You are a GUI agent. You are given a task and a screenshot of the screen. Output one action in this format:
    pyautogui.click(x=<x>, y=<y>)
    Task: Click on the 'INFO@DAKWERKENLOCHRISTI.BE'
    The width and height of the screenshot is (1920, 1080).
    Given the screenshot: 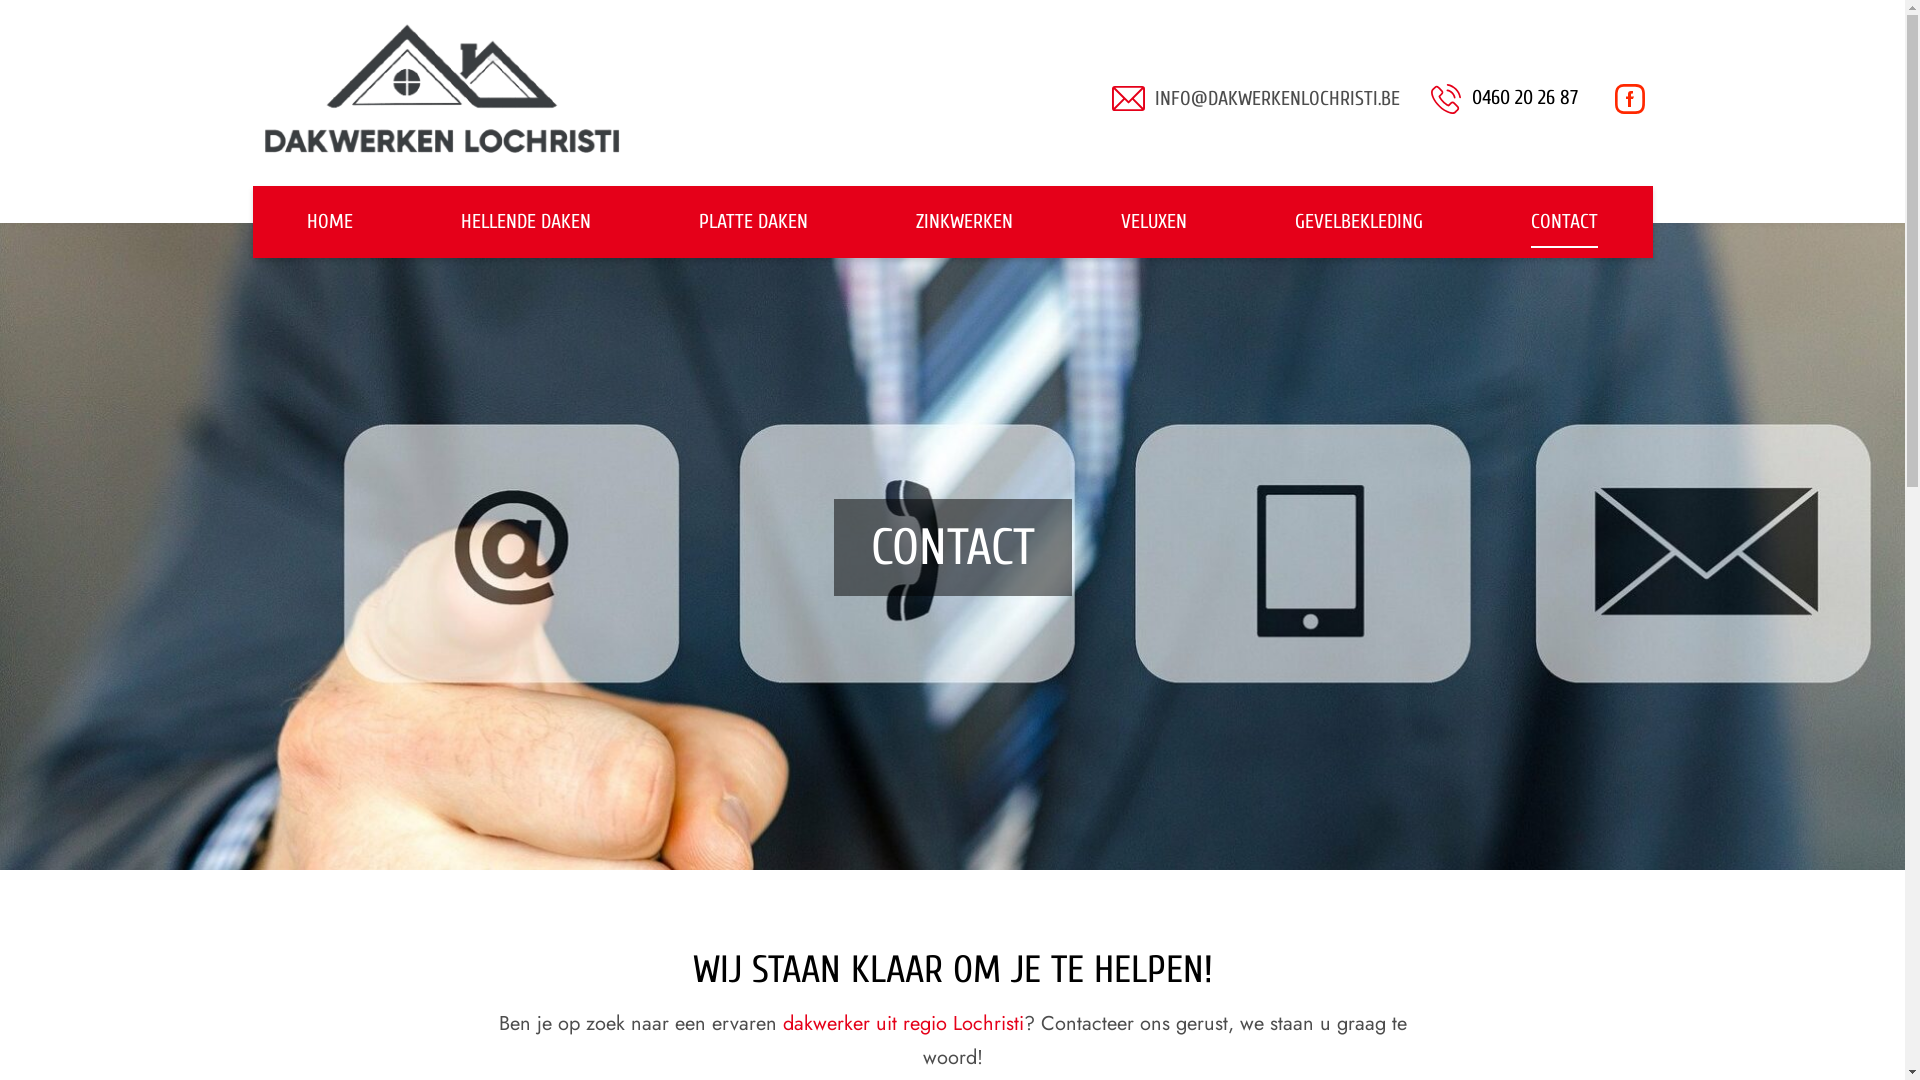 What is the action you would take?
    pyautogui.click(x=1275, y=99)
    